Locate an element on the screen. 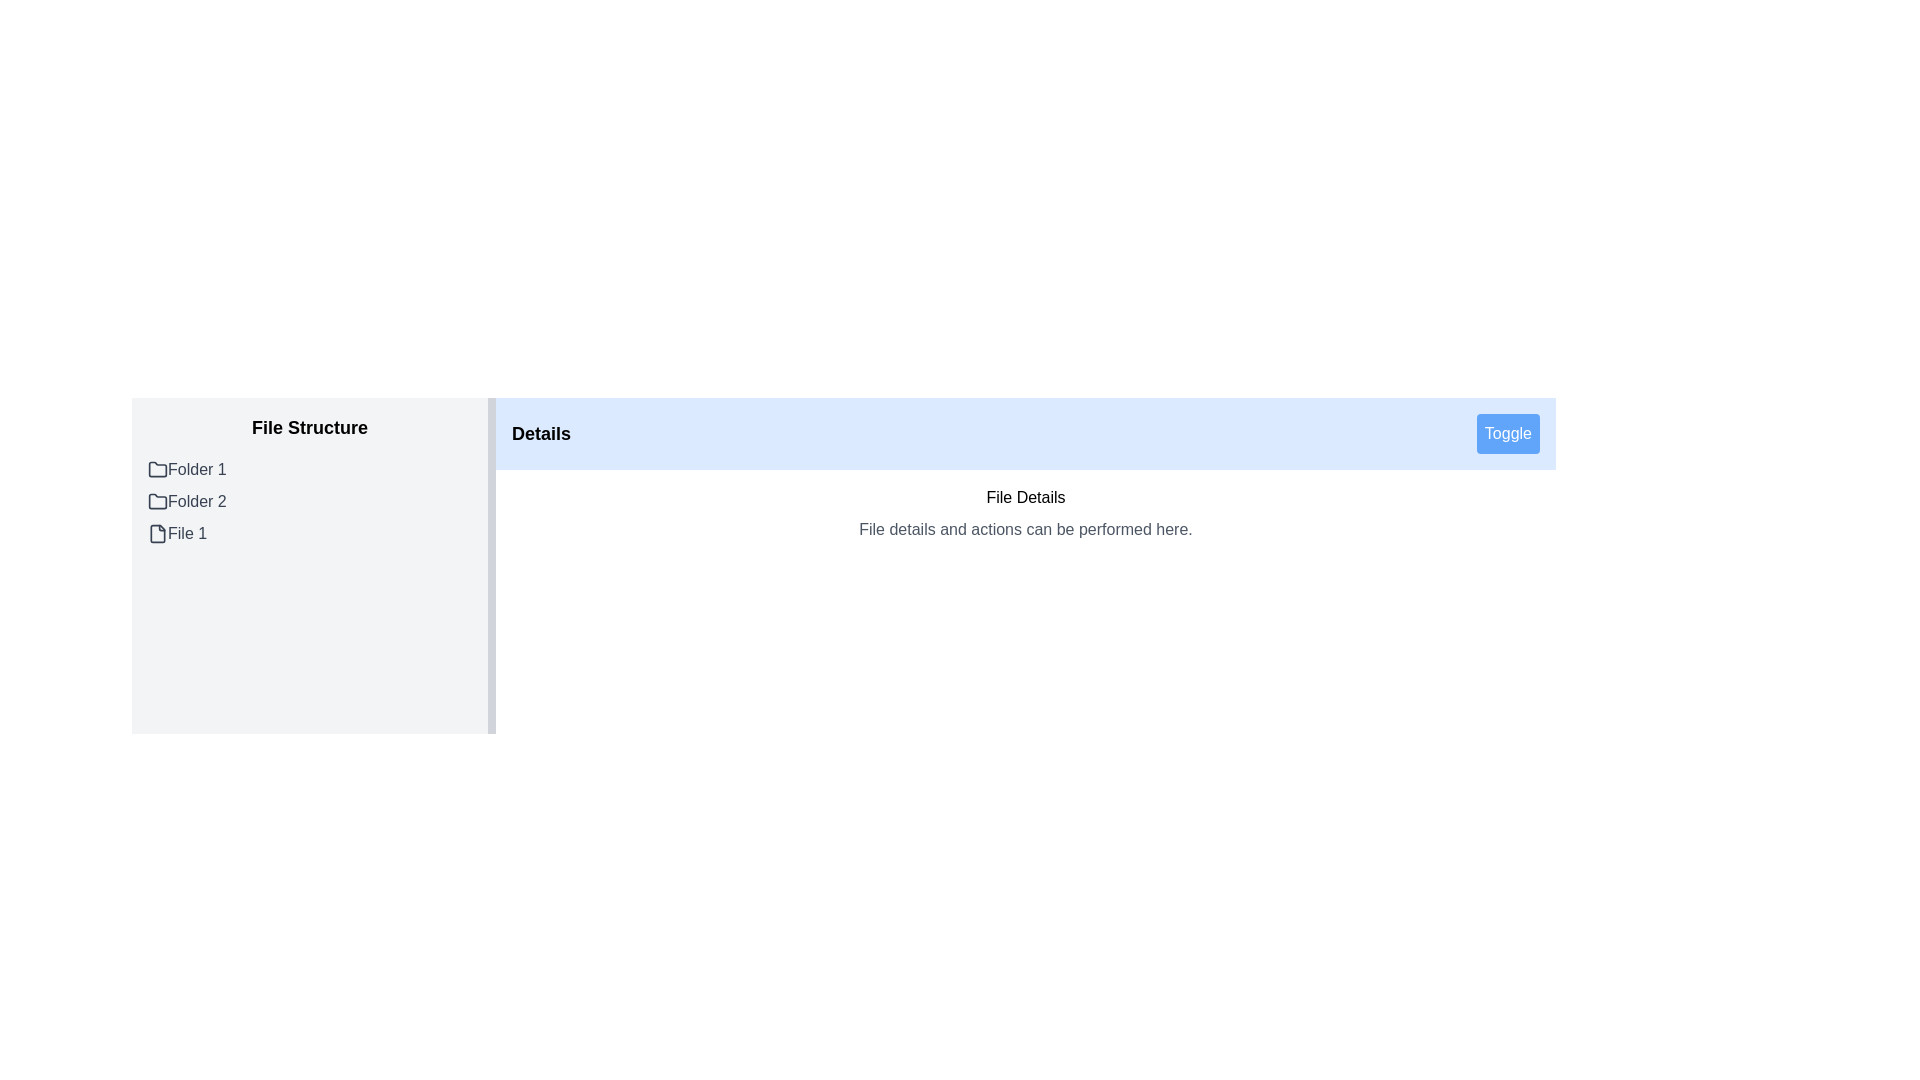  the 'Folder 1' directory in the file structure is located at coordinates (309, 470).